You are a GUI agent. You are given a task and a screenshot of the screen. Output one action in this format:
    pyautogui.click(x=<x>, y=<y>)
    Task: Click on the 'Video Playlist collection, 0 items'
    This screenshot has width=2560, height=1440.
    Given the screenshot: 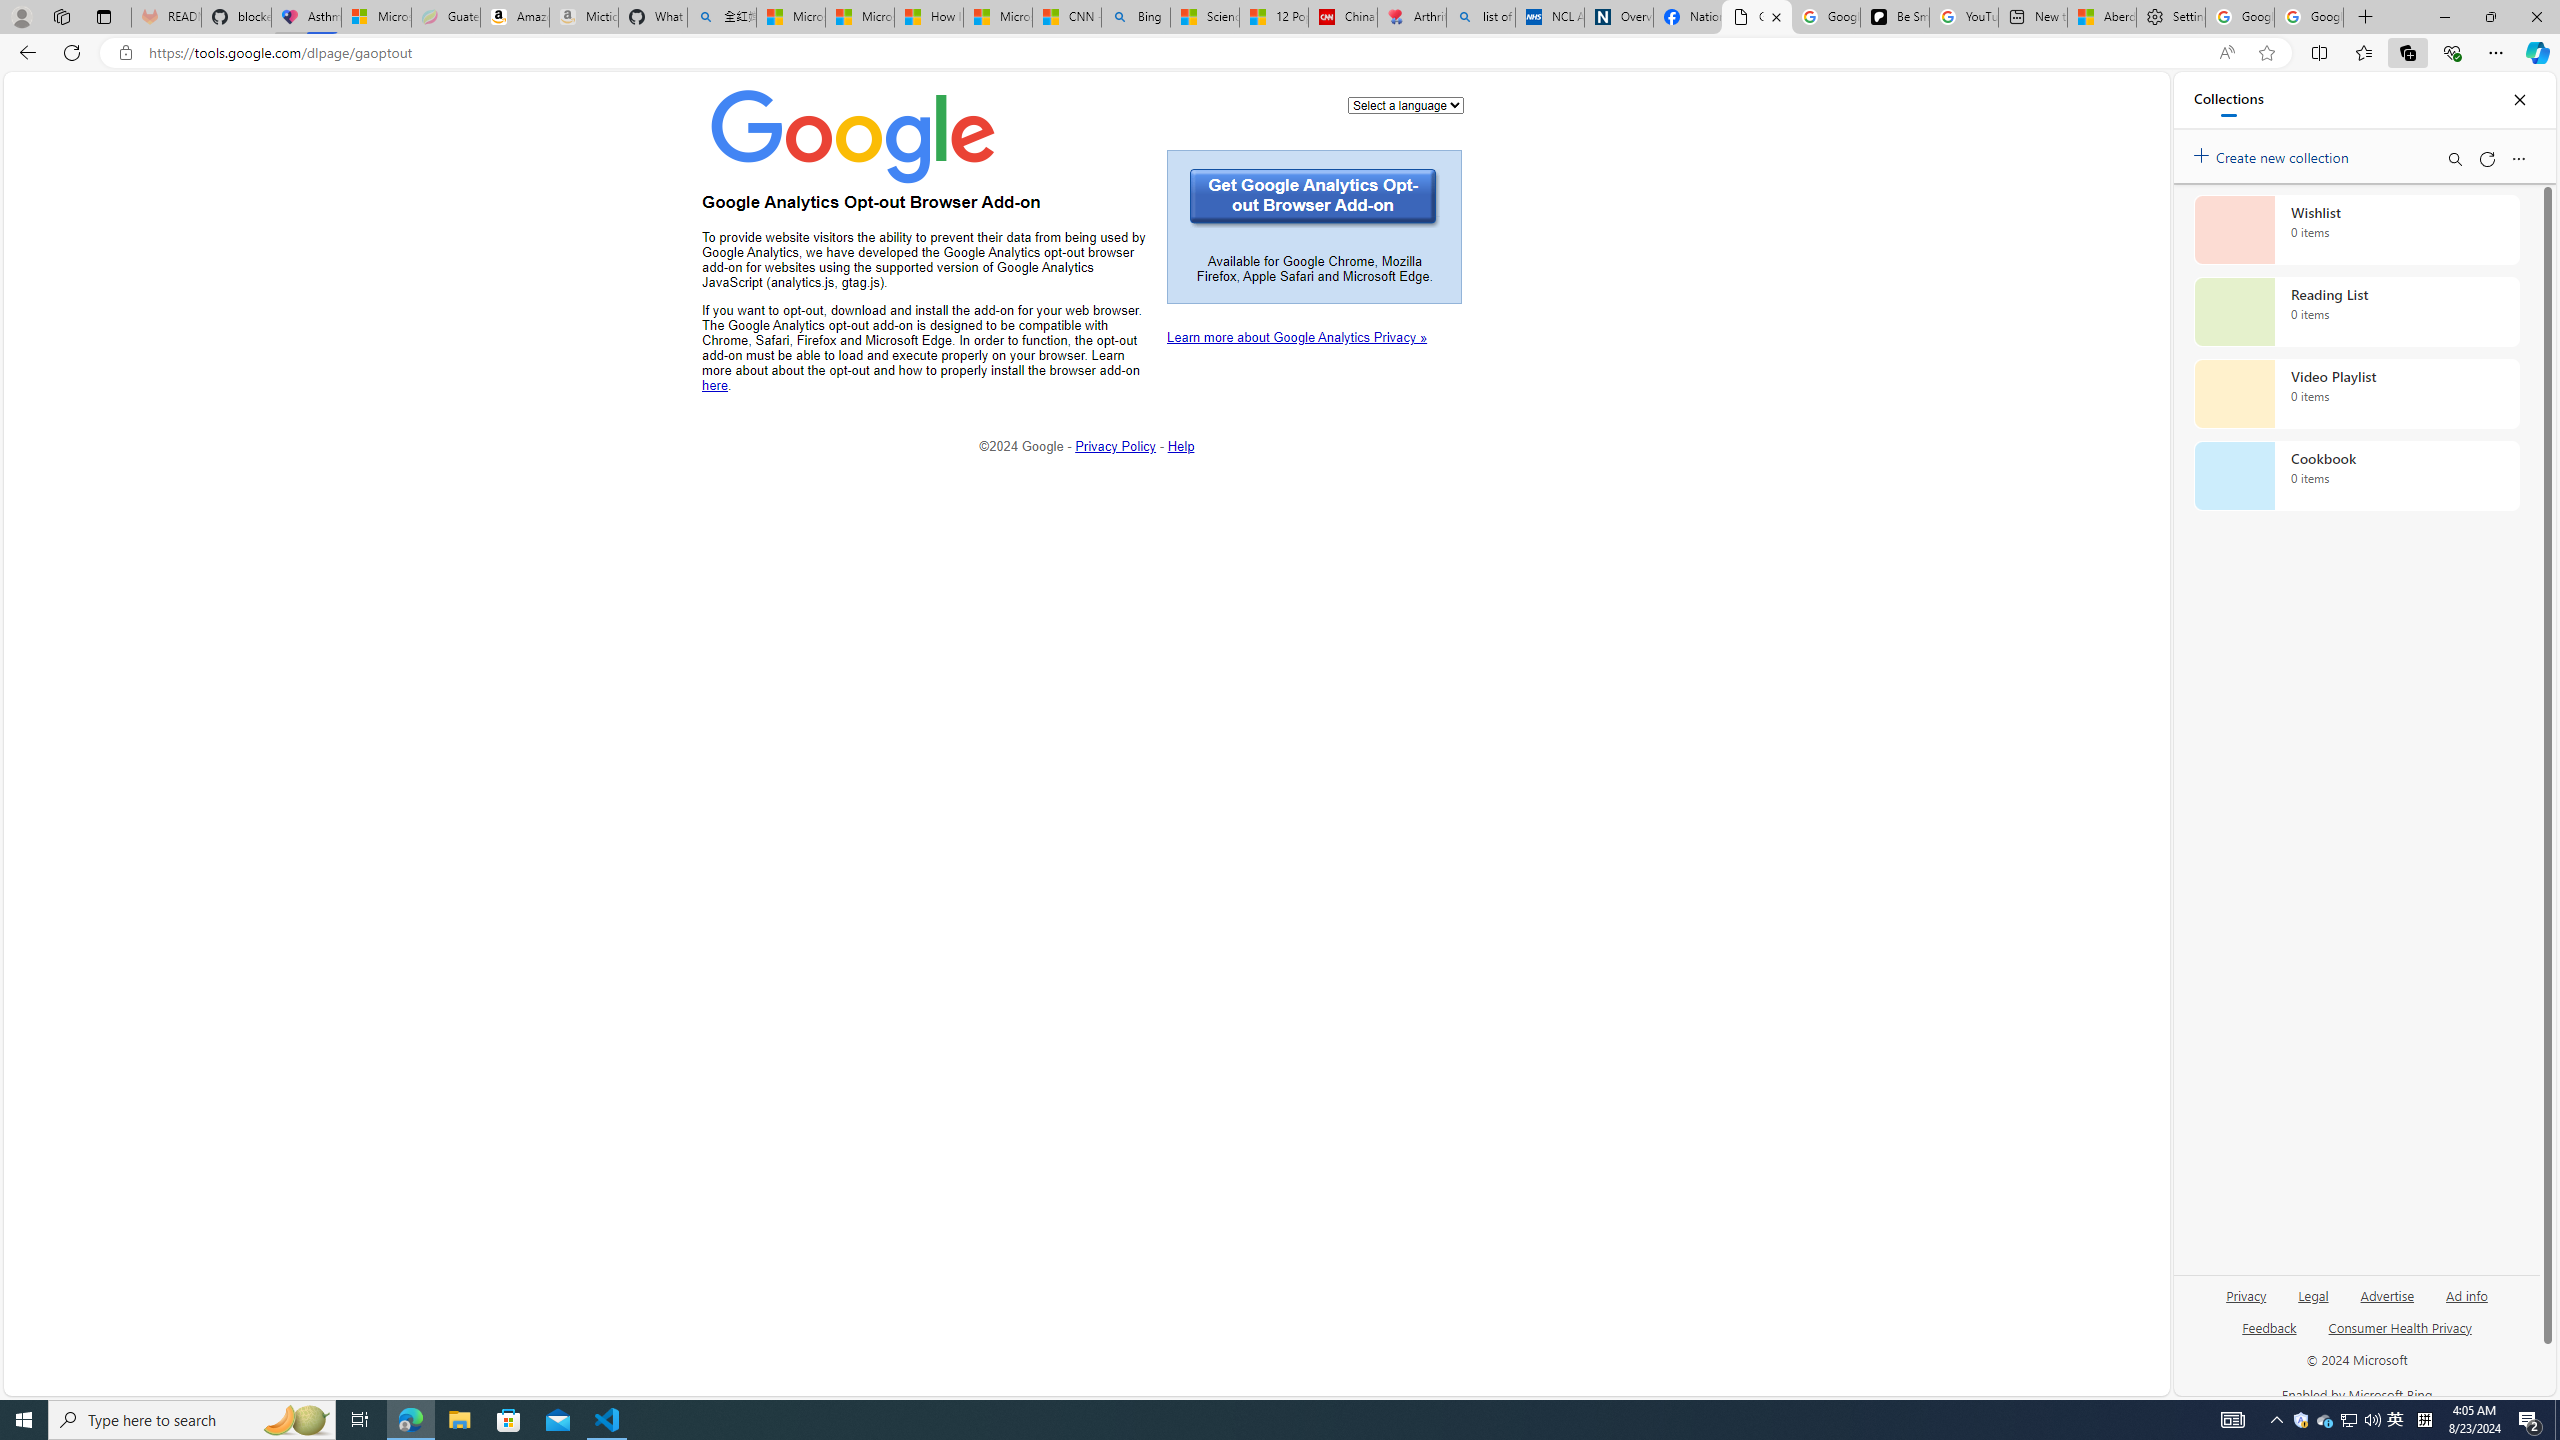 What is the action you would take?
    pyautogui.click(x=2356, y=392)
    